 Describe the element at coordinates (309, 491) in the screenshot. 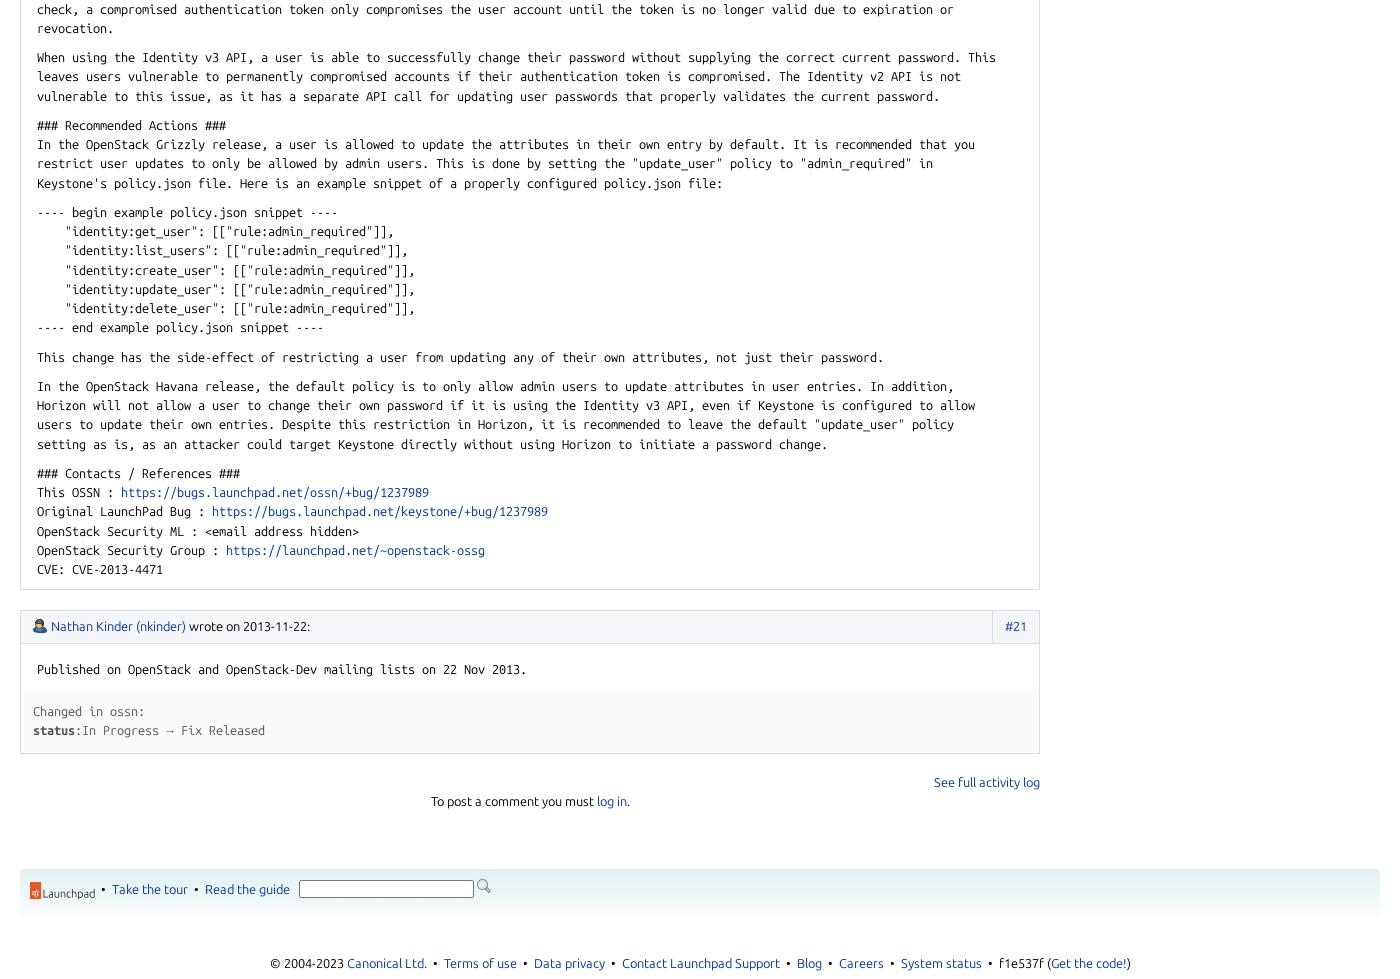

I see `'.net/ossn/'` at that location.